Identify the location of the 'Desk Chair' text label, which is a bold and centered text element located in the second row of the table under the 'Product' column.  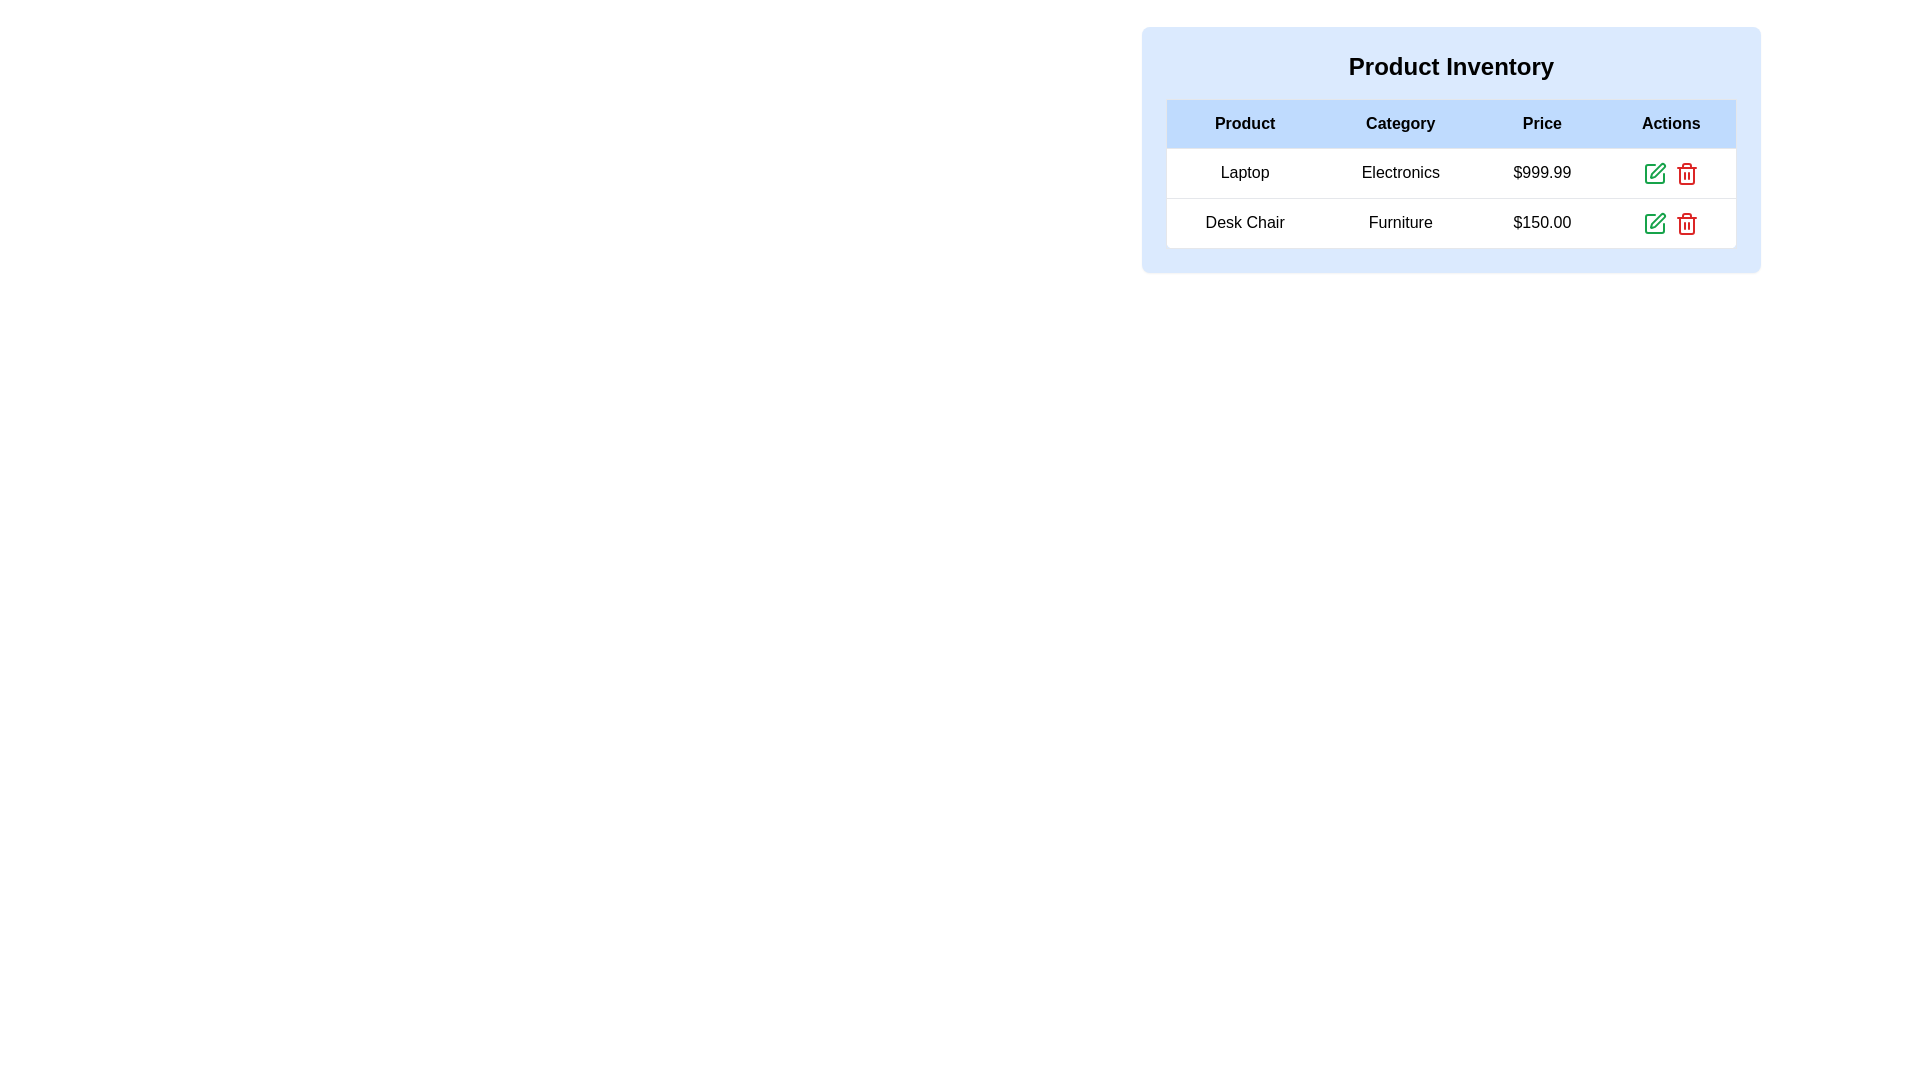
(1243, 223).